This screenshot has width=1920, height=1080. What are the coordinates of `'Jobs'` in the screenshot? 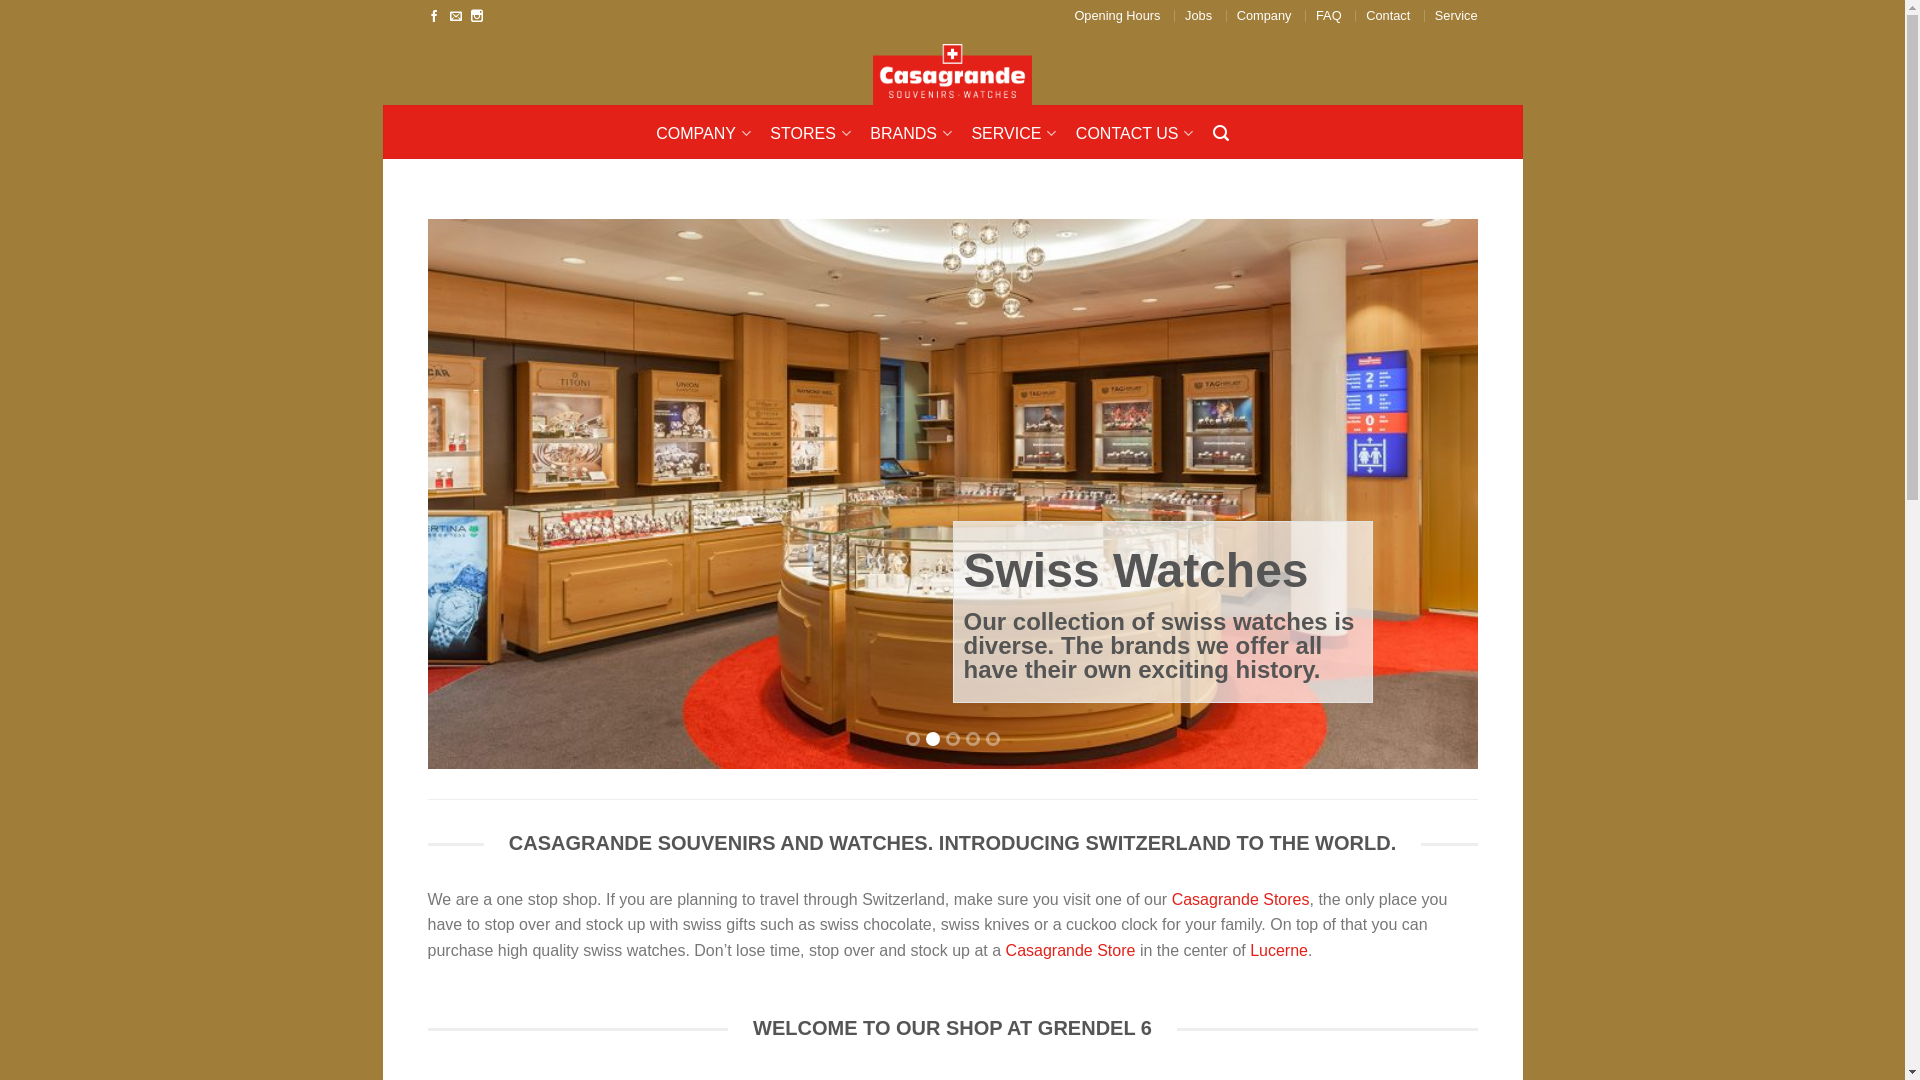 It's located at (1198, 15).